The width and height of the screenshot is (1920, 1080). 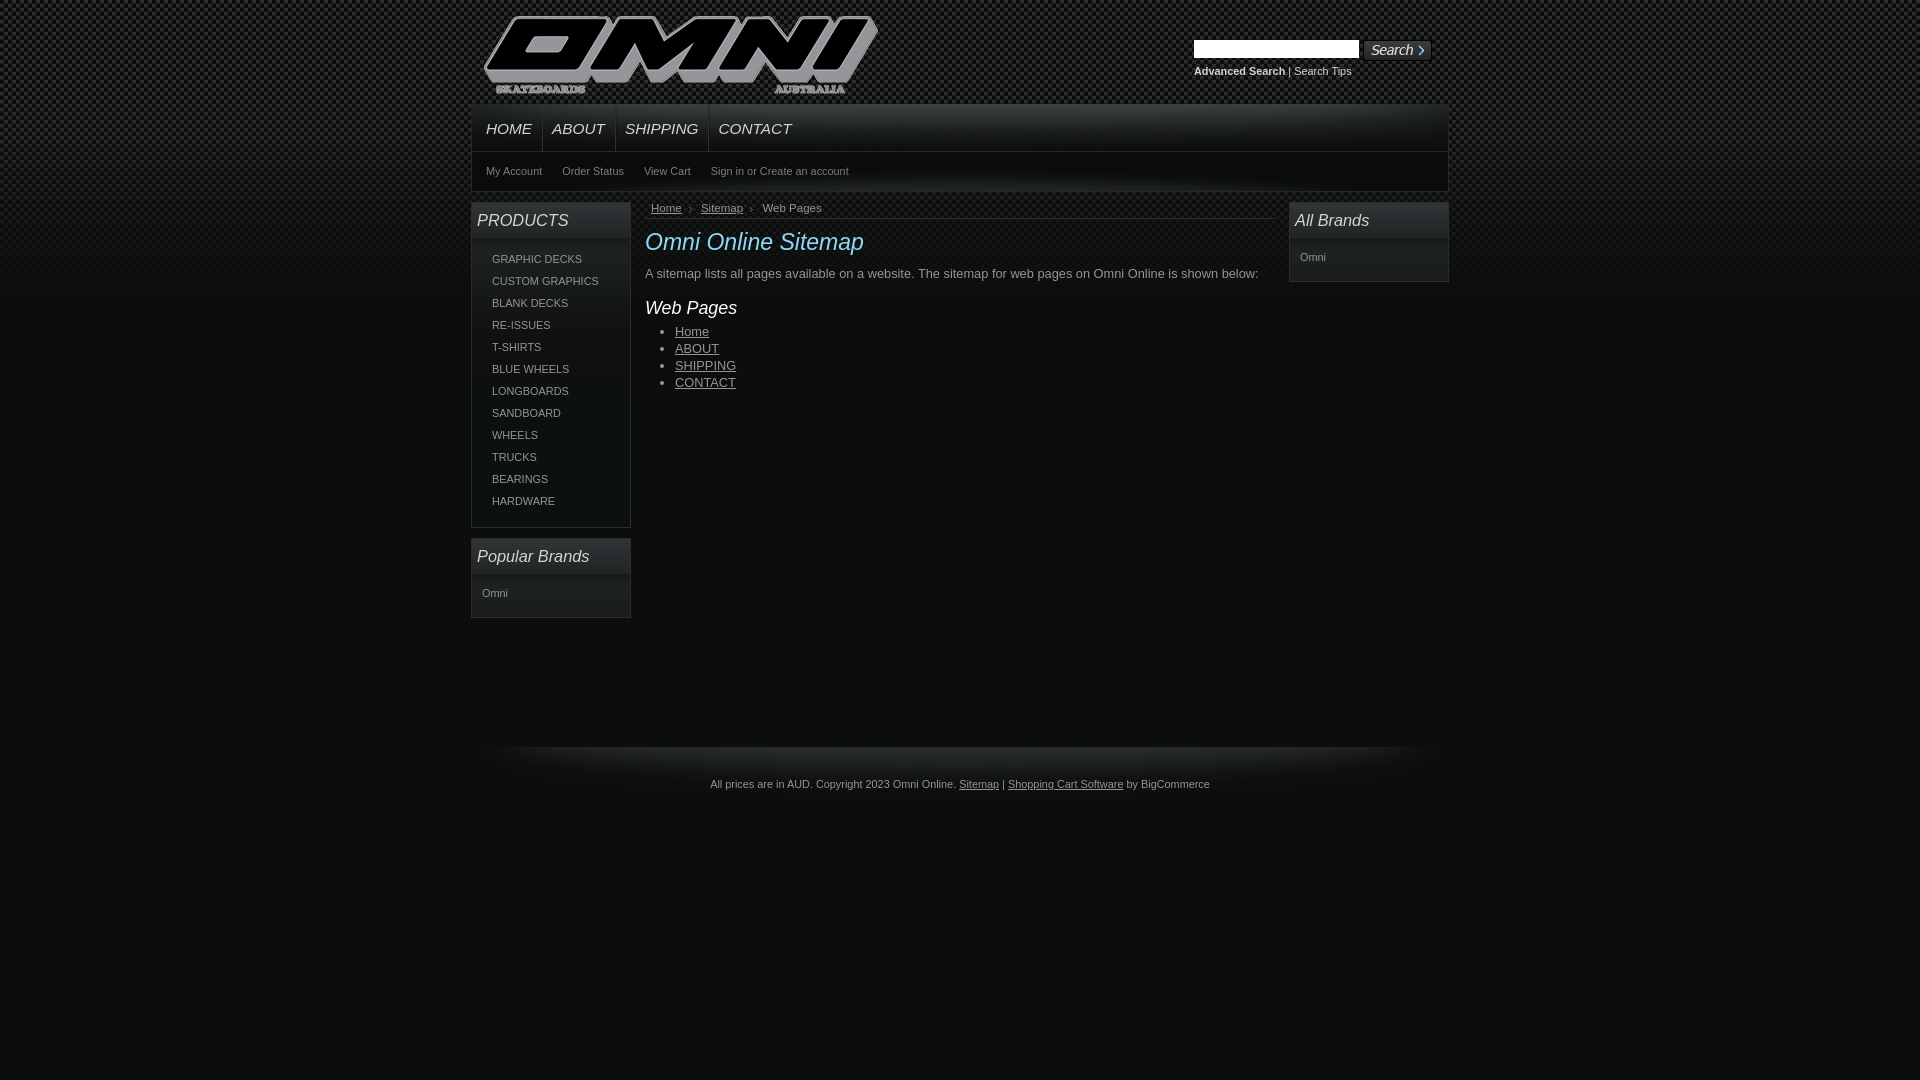 What do you see at coordinates (552, 411) in the screenshot?
I see `'SANDBOARD'` at bounding box center [552, 411].